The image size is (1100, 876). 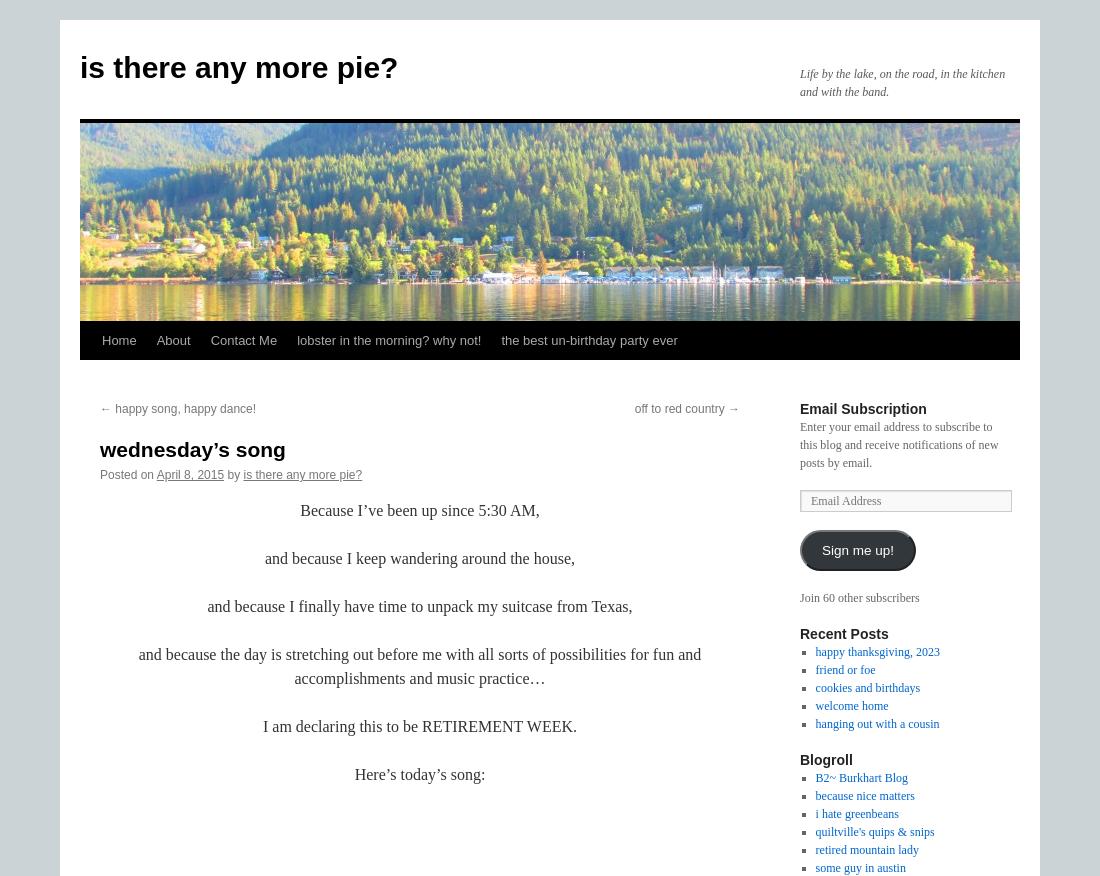 I want to click on 'some guy in austin', so click(x=858, y=868).